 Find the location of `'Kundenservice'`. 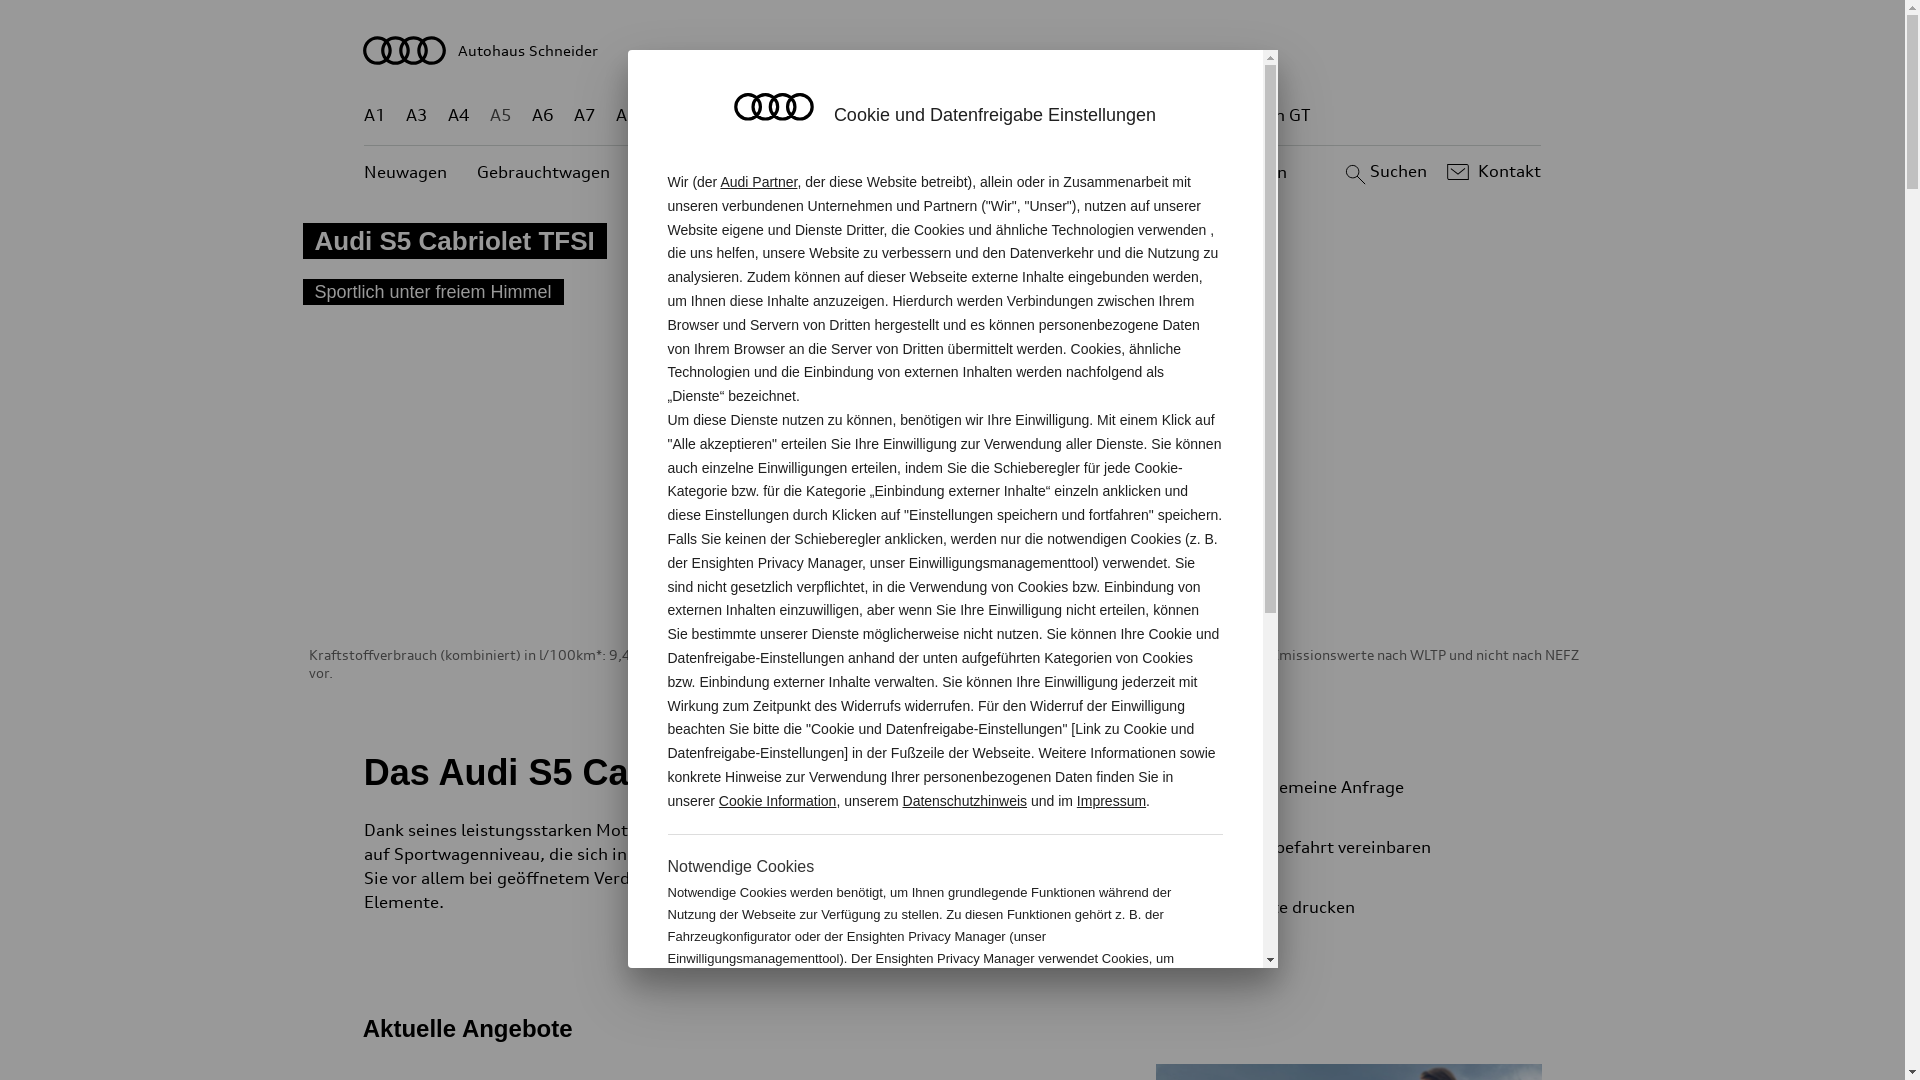

'Kundenservice' is located at coordinates (964, 171).